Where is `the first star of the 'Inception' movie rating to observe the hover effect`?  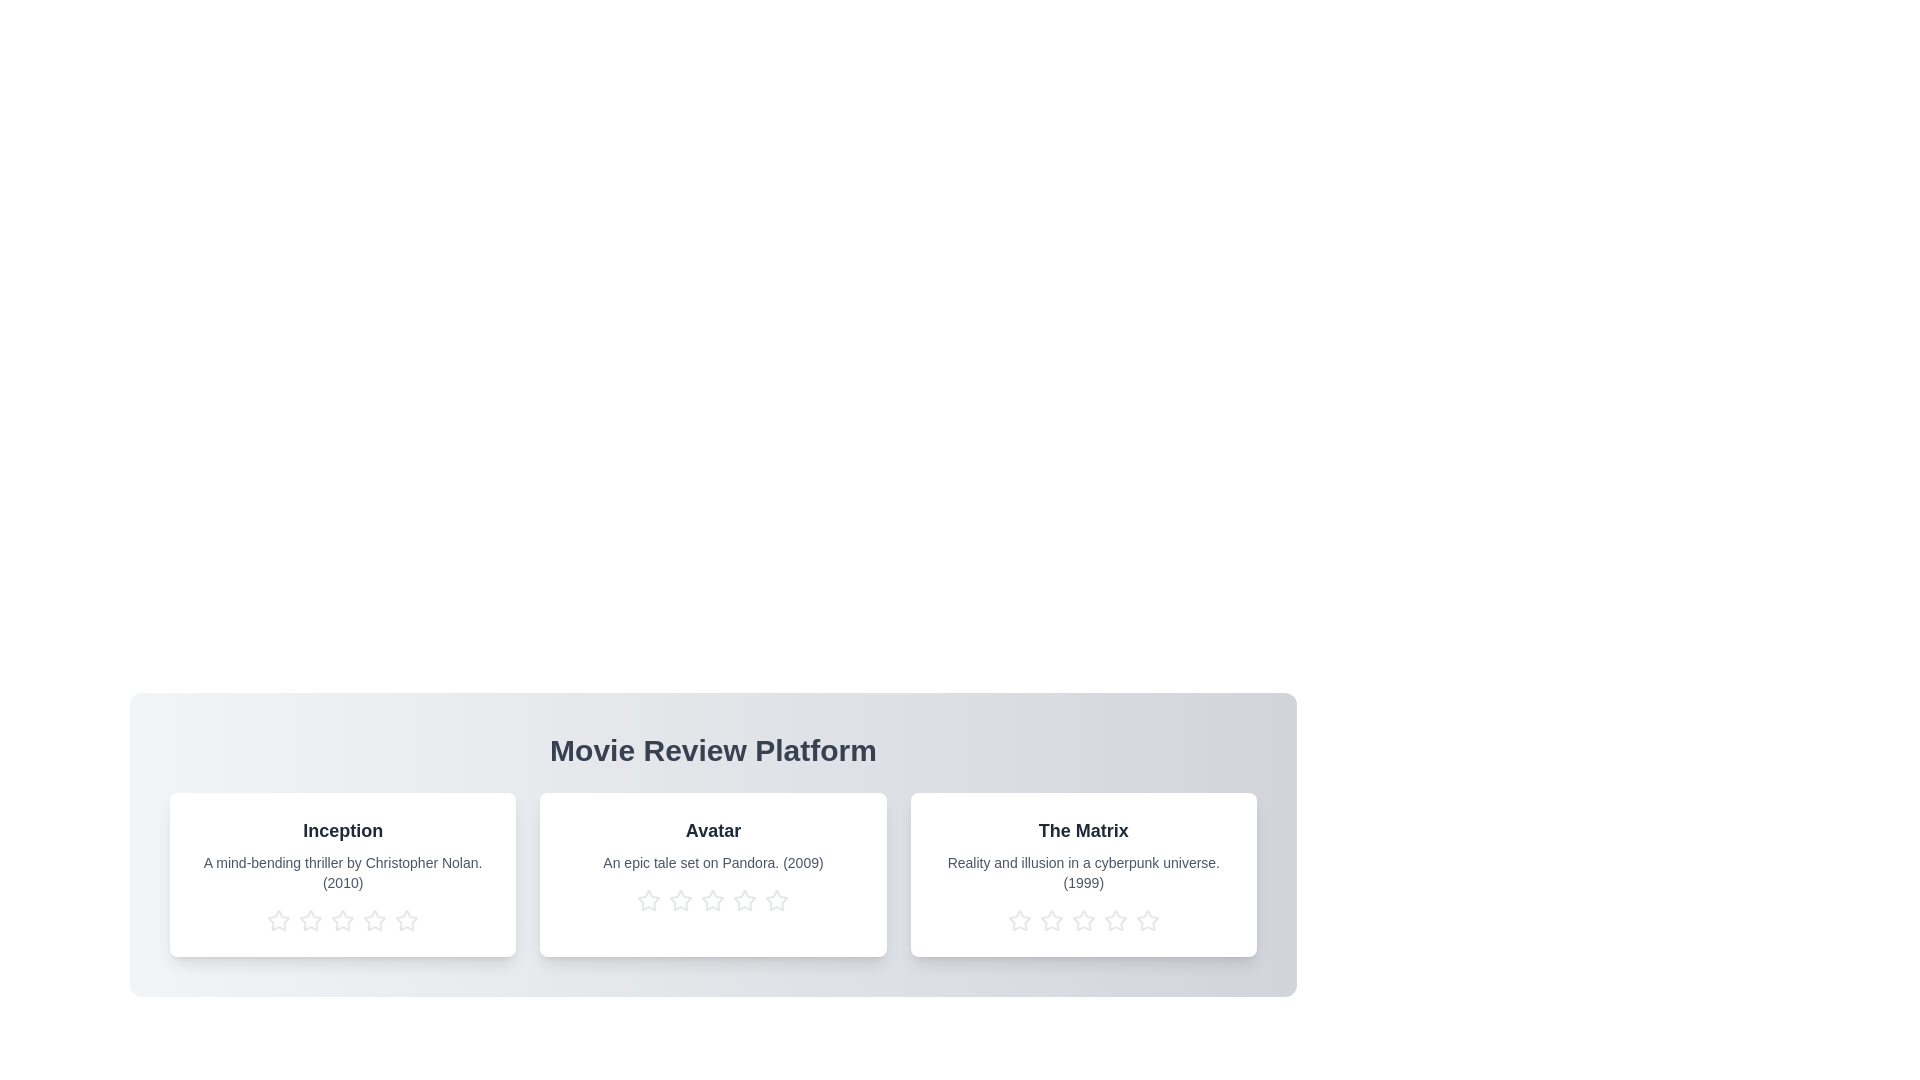 the first star of the 'Inception' movie rating to observe the hover effect is located at coordinates (278, 921).